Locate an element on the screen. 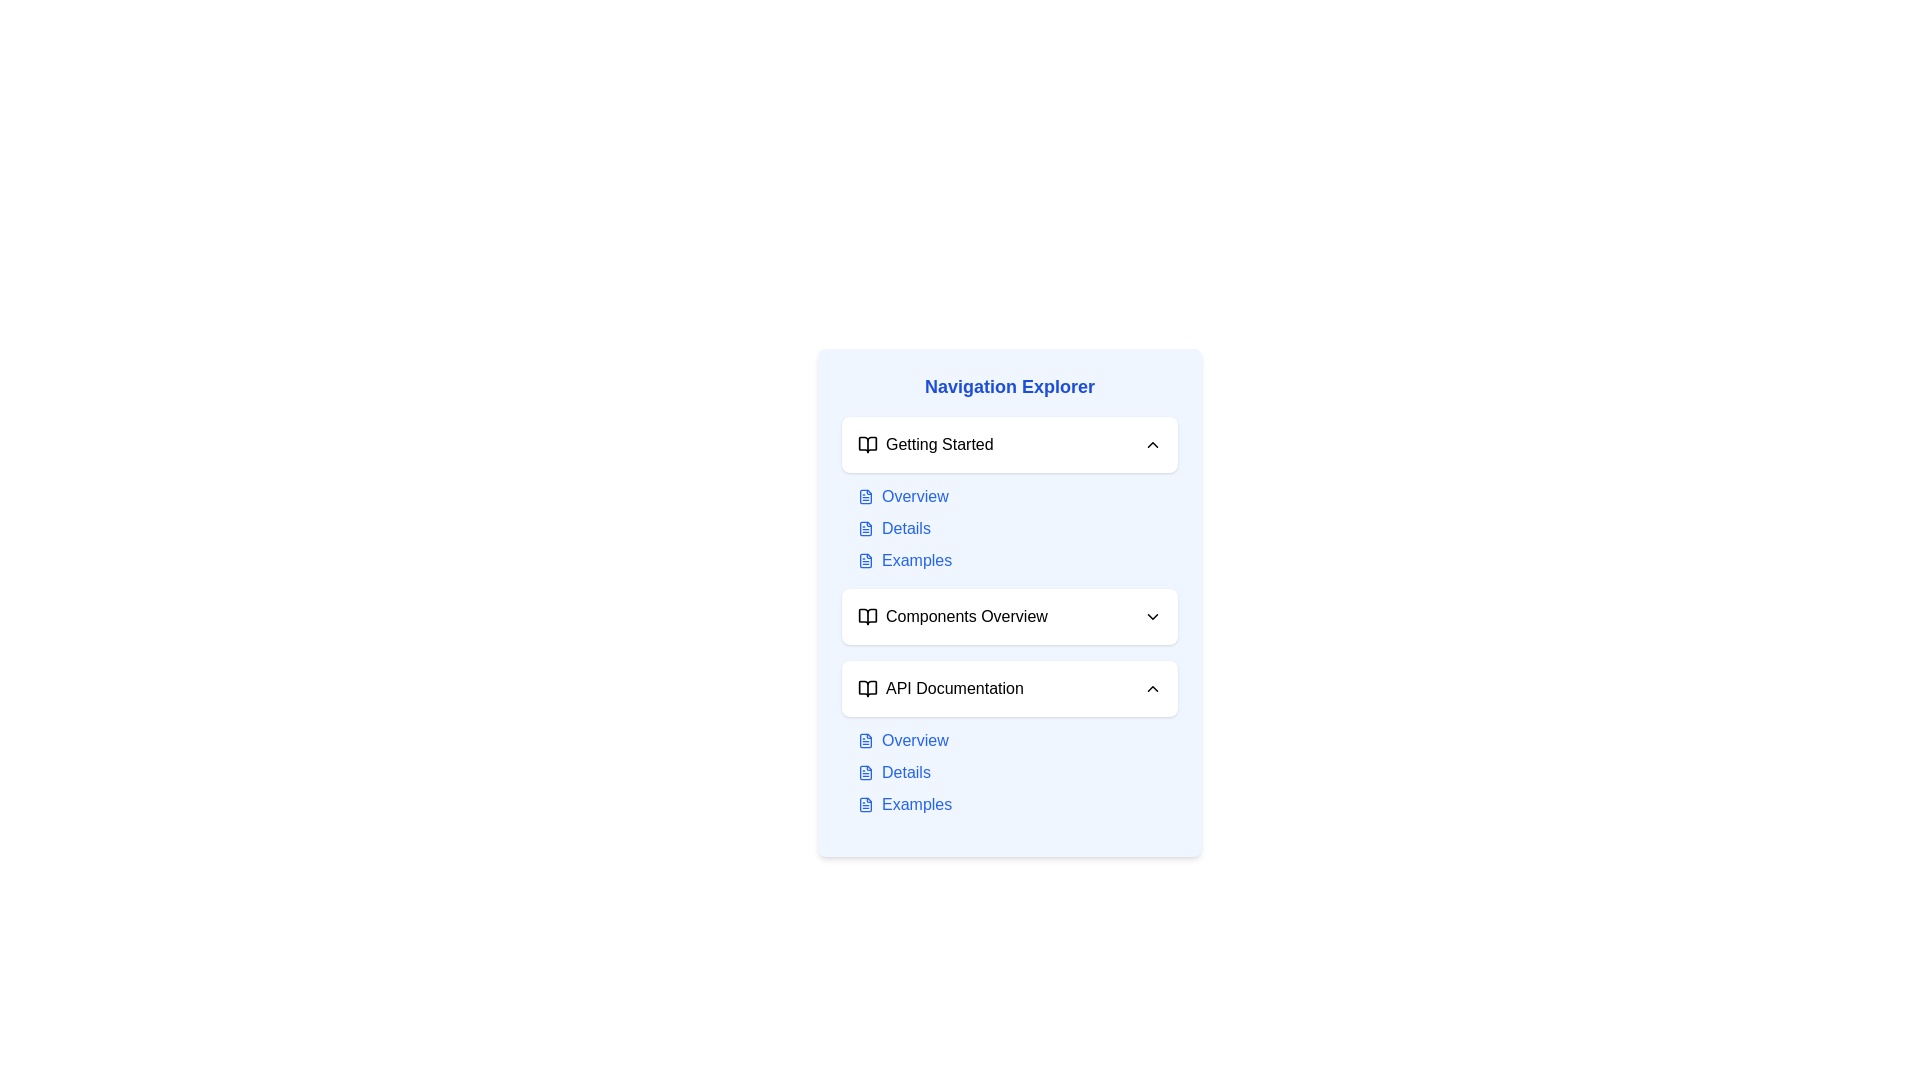 The width and height of the screenshot is (1920, 1080). the icon resembling an open book located in the navigation menu, associated with the 'Components Overview' label is located at coordinates (868, 616).